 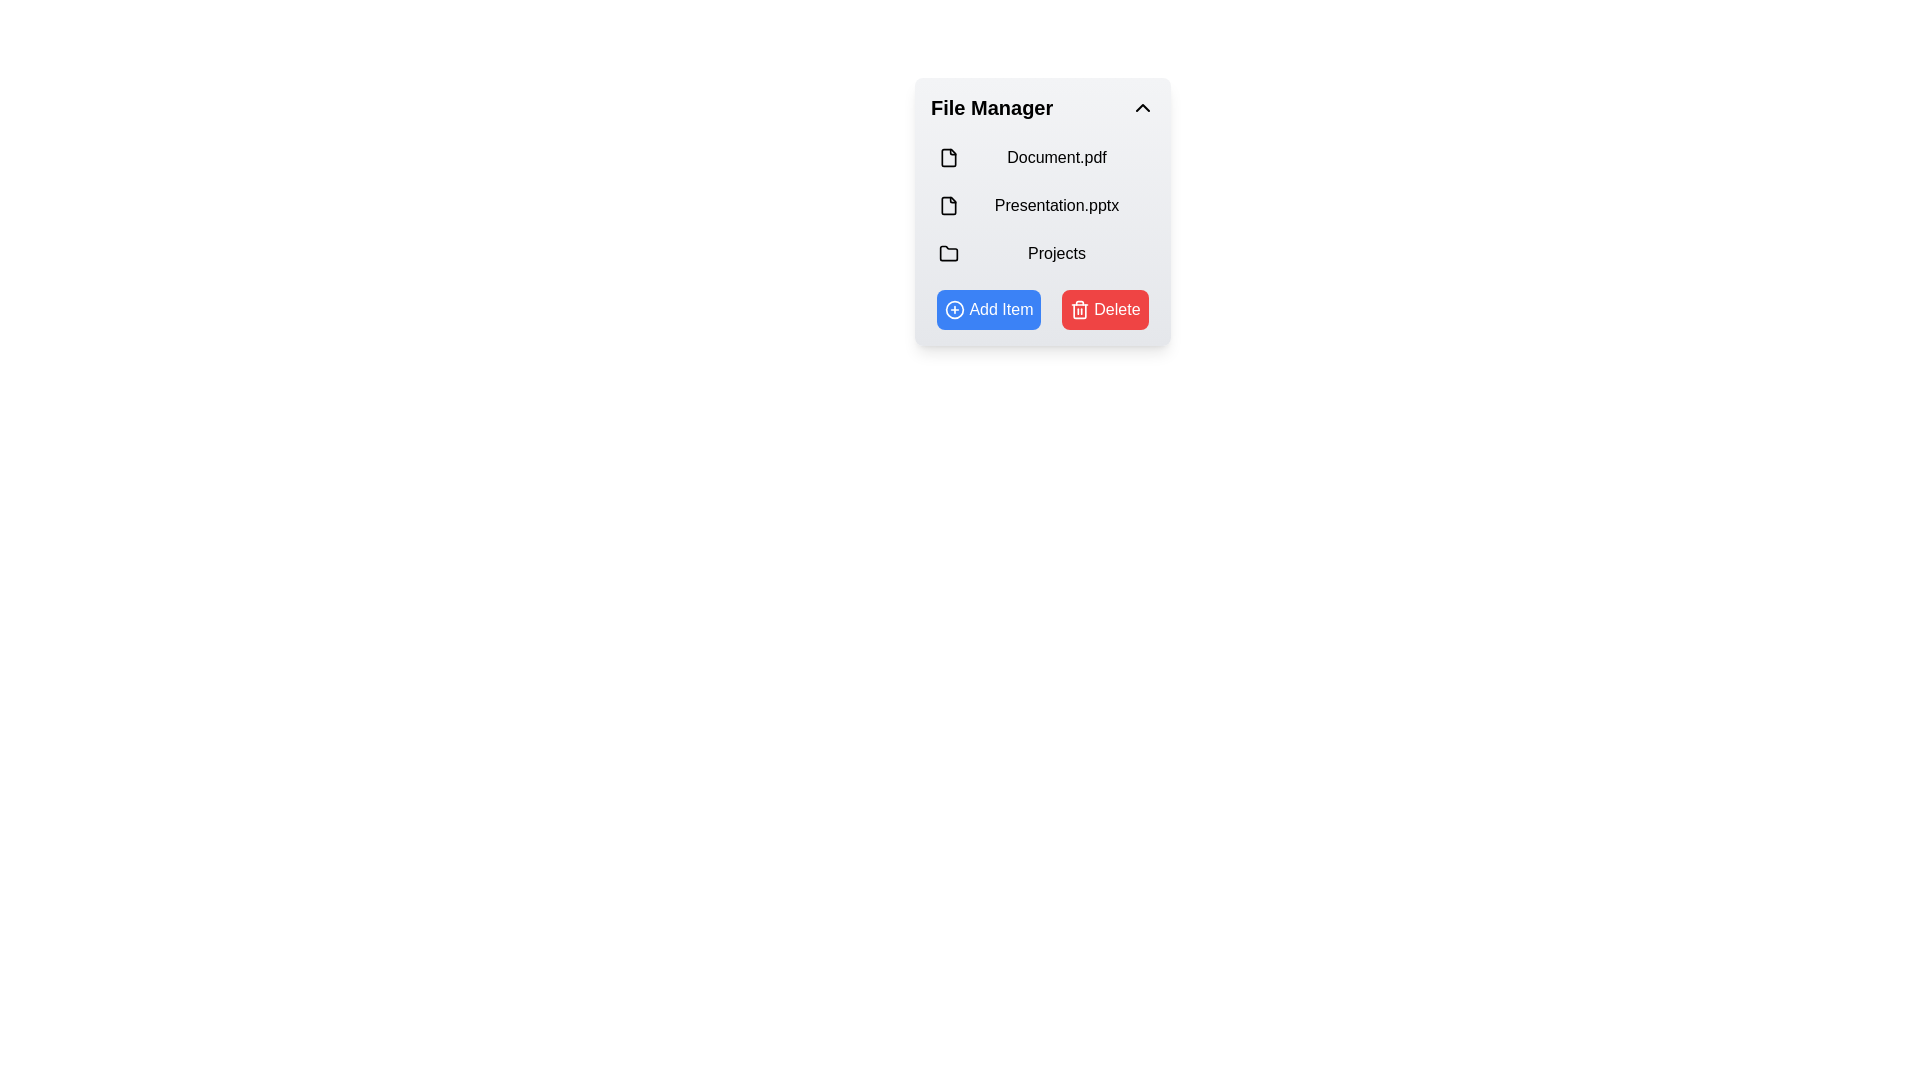 What do you see at coordinates (989, 309) in the screenshot?
I see `the button in the 'File Manager' panel that allows users to add a new item` at bounding box center [989, 309].